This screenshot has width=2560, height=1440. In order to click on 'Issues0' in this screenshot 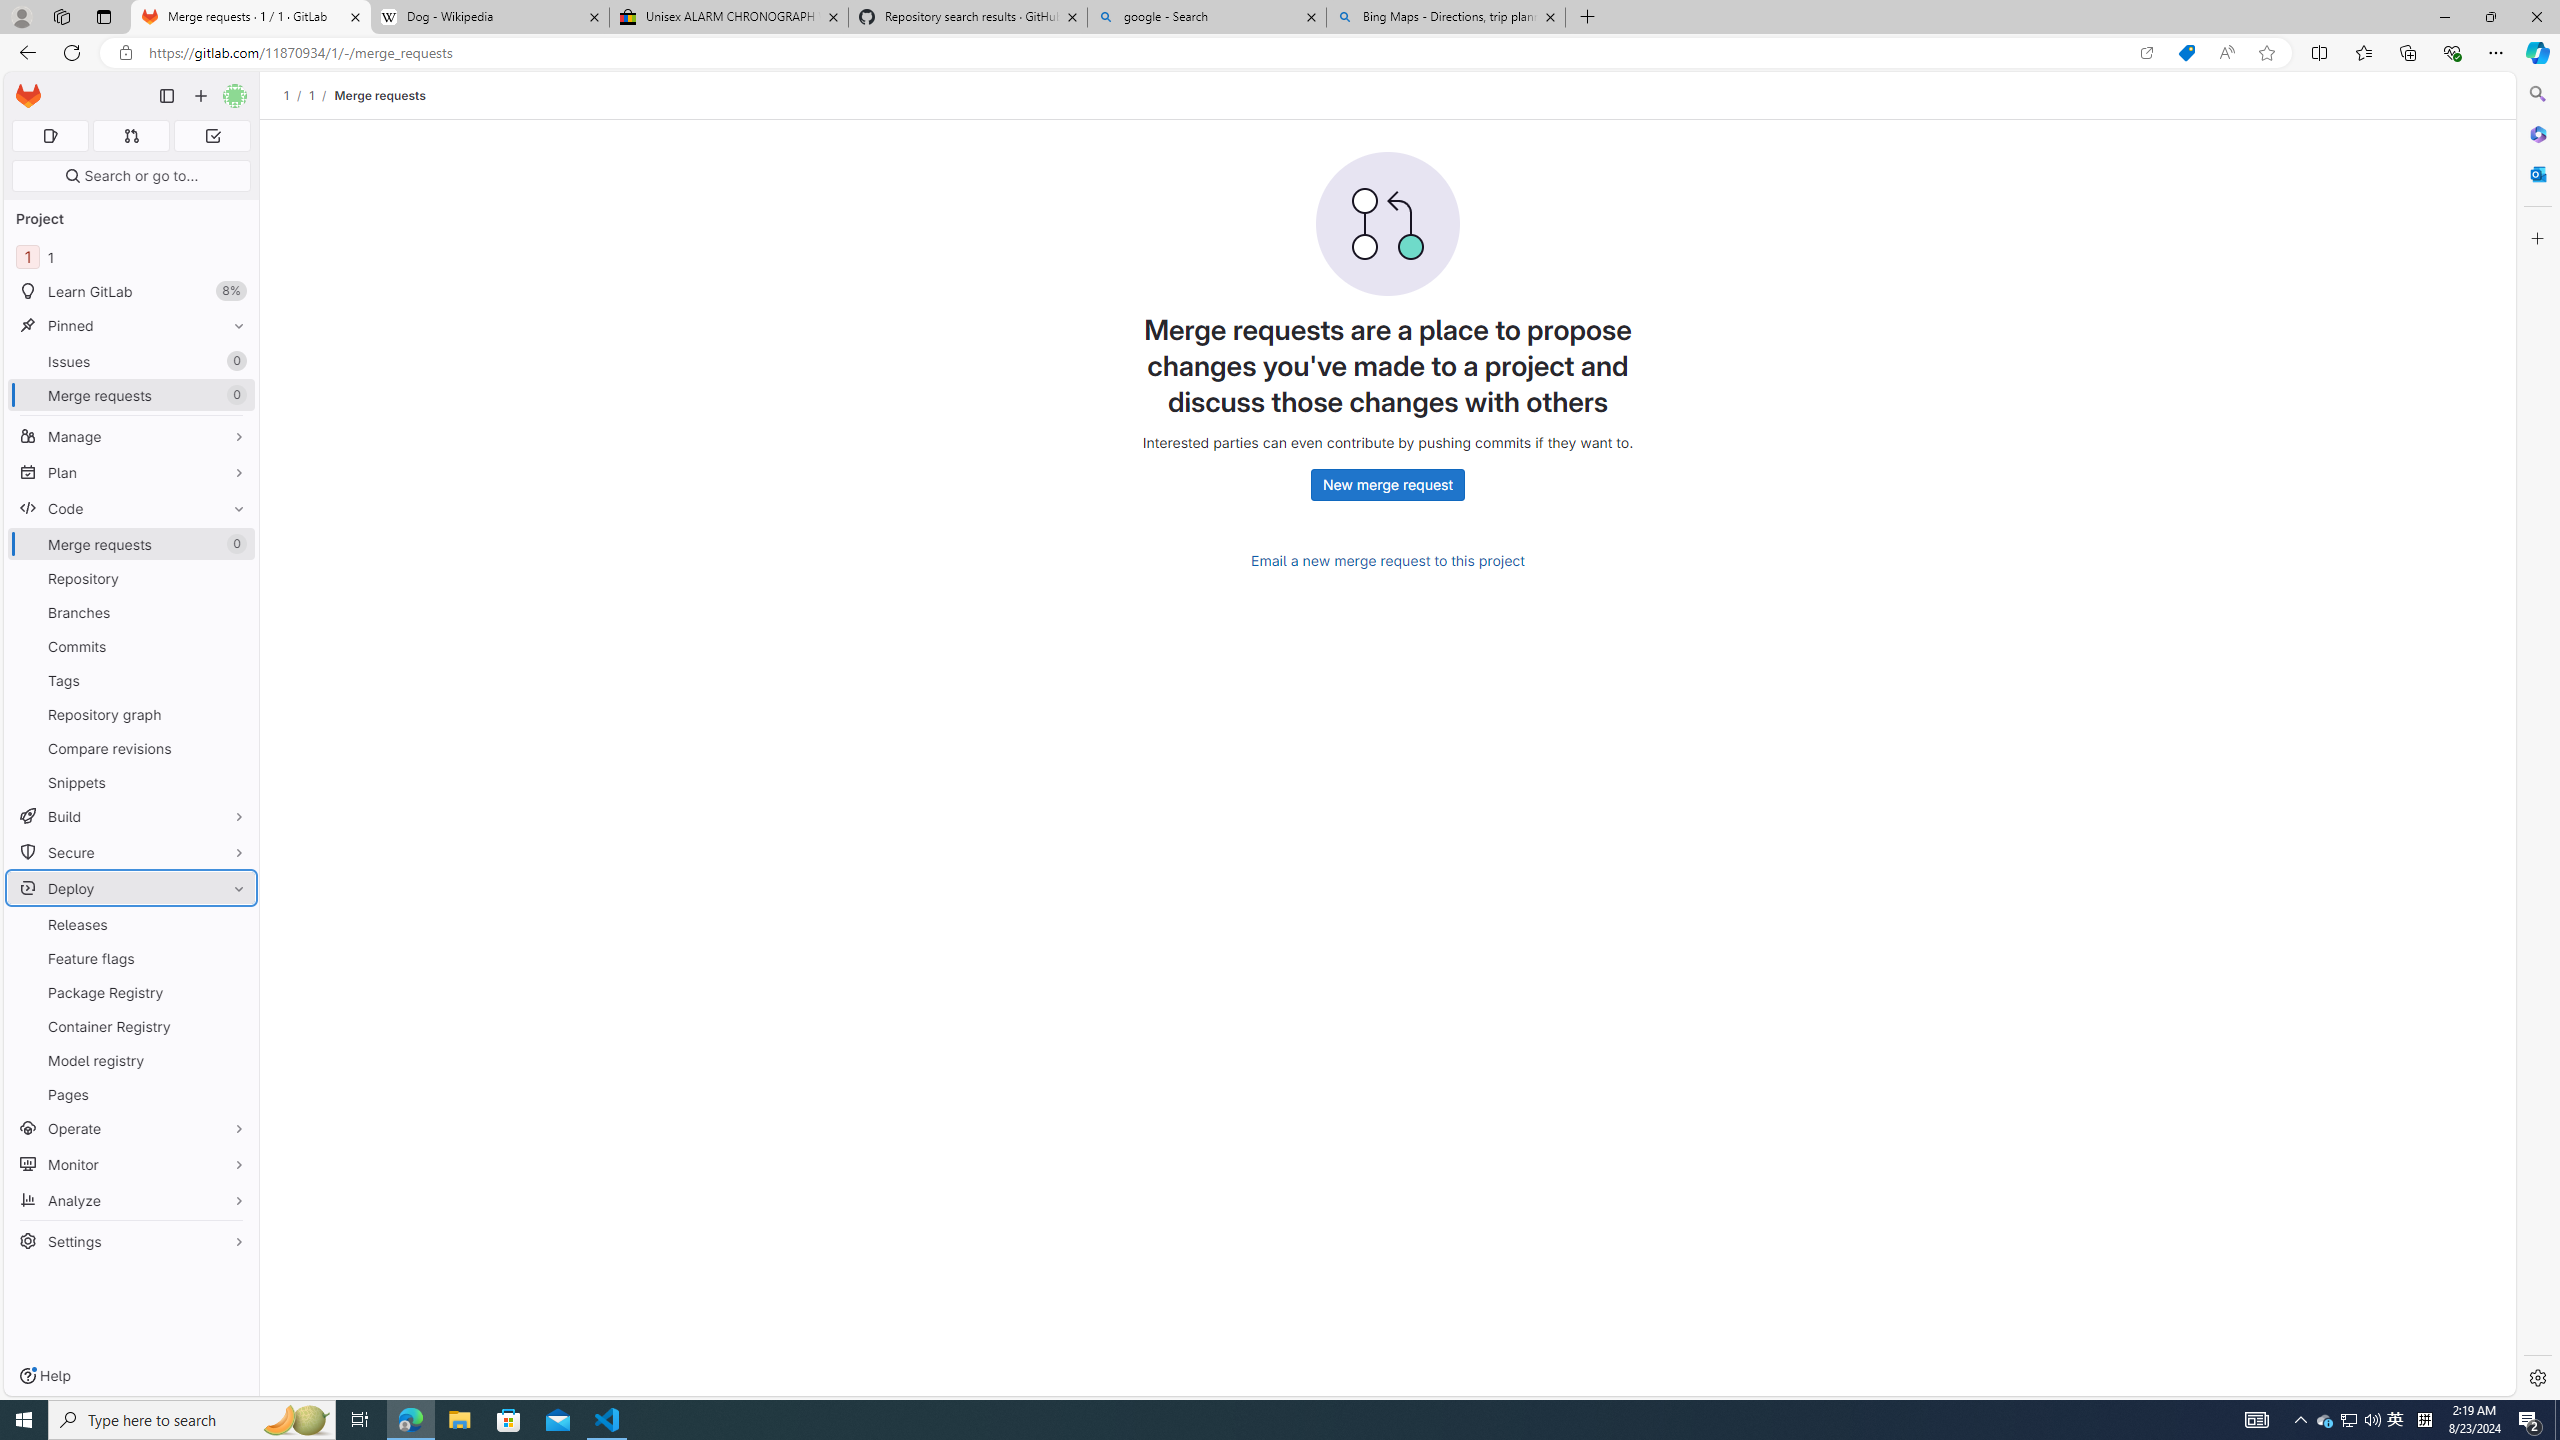, I will do `click(130, 360)`.